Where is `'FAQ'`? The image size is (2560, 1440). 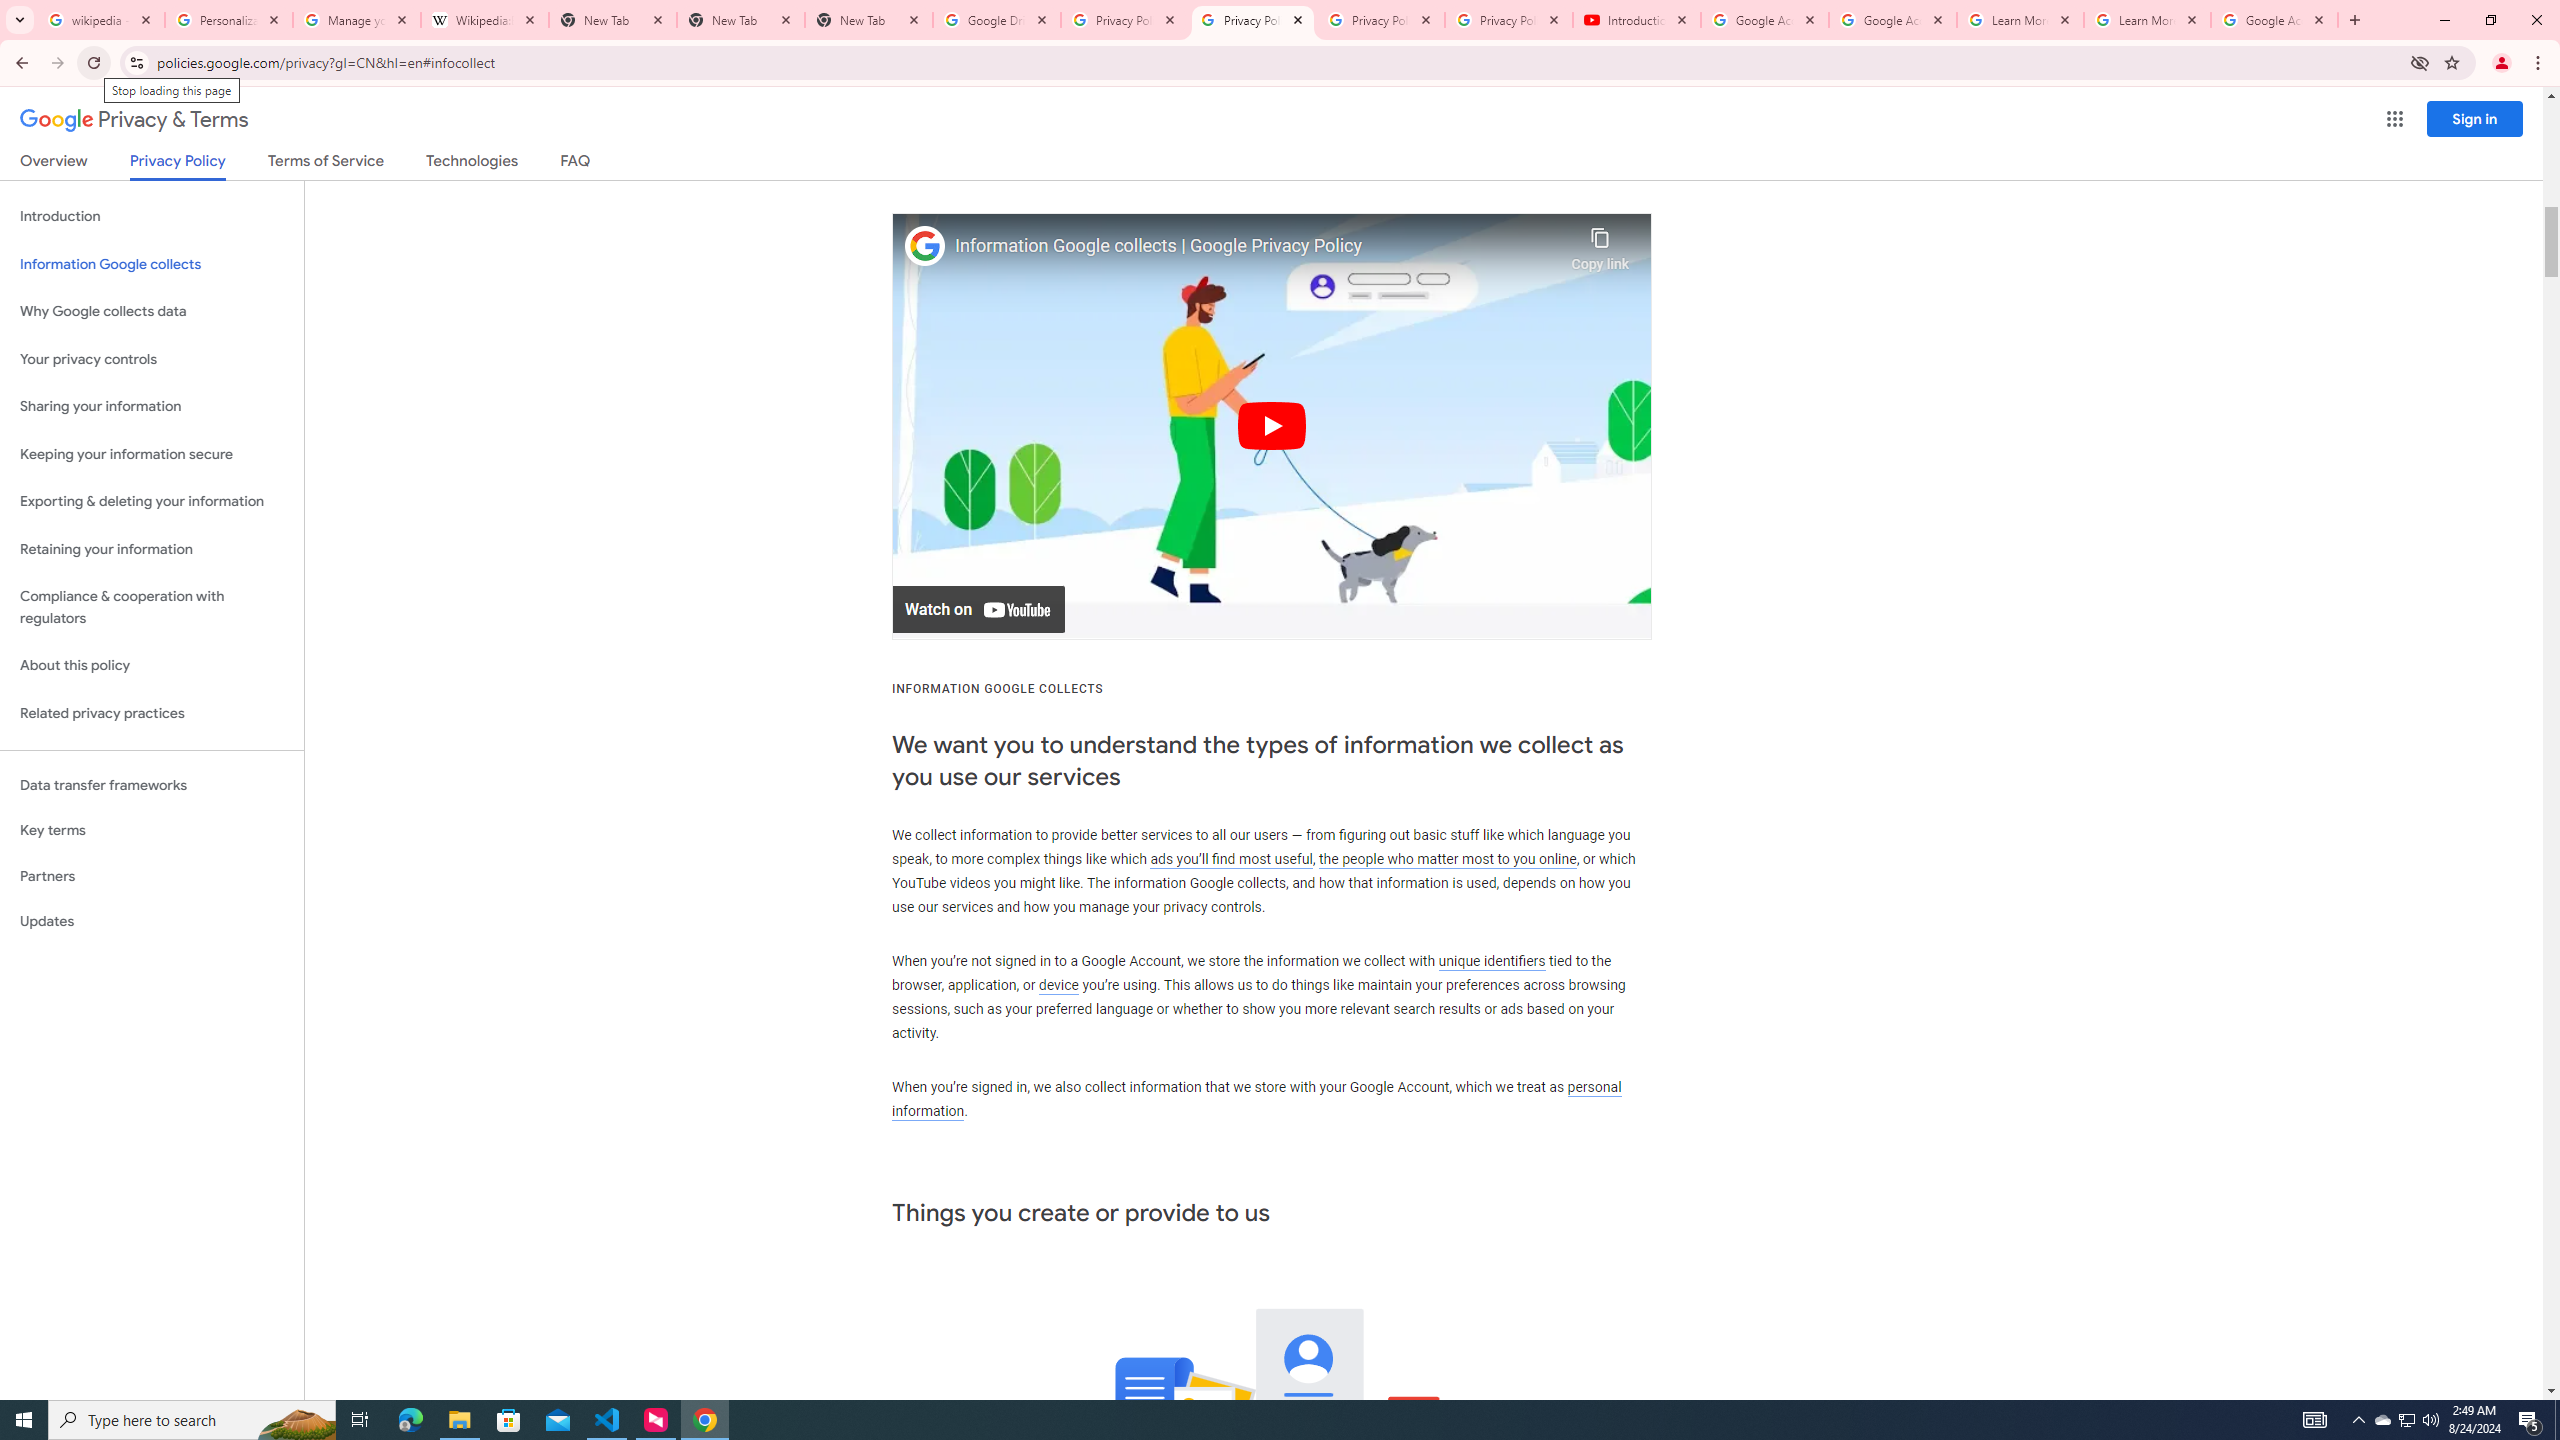 'FAQ' is located at coordinates (575, 164).